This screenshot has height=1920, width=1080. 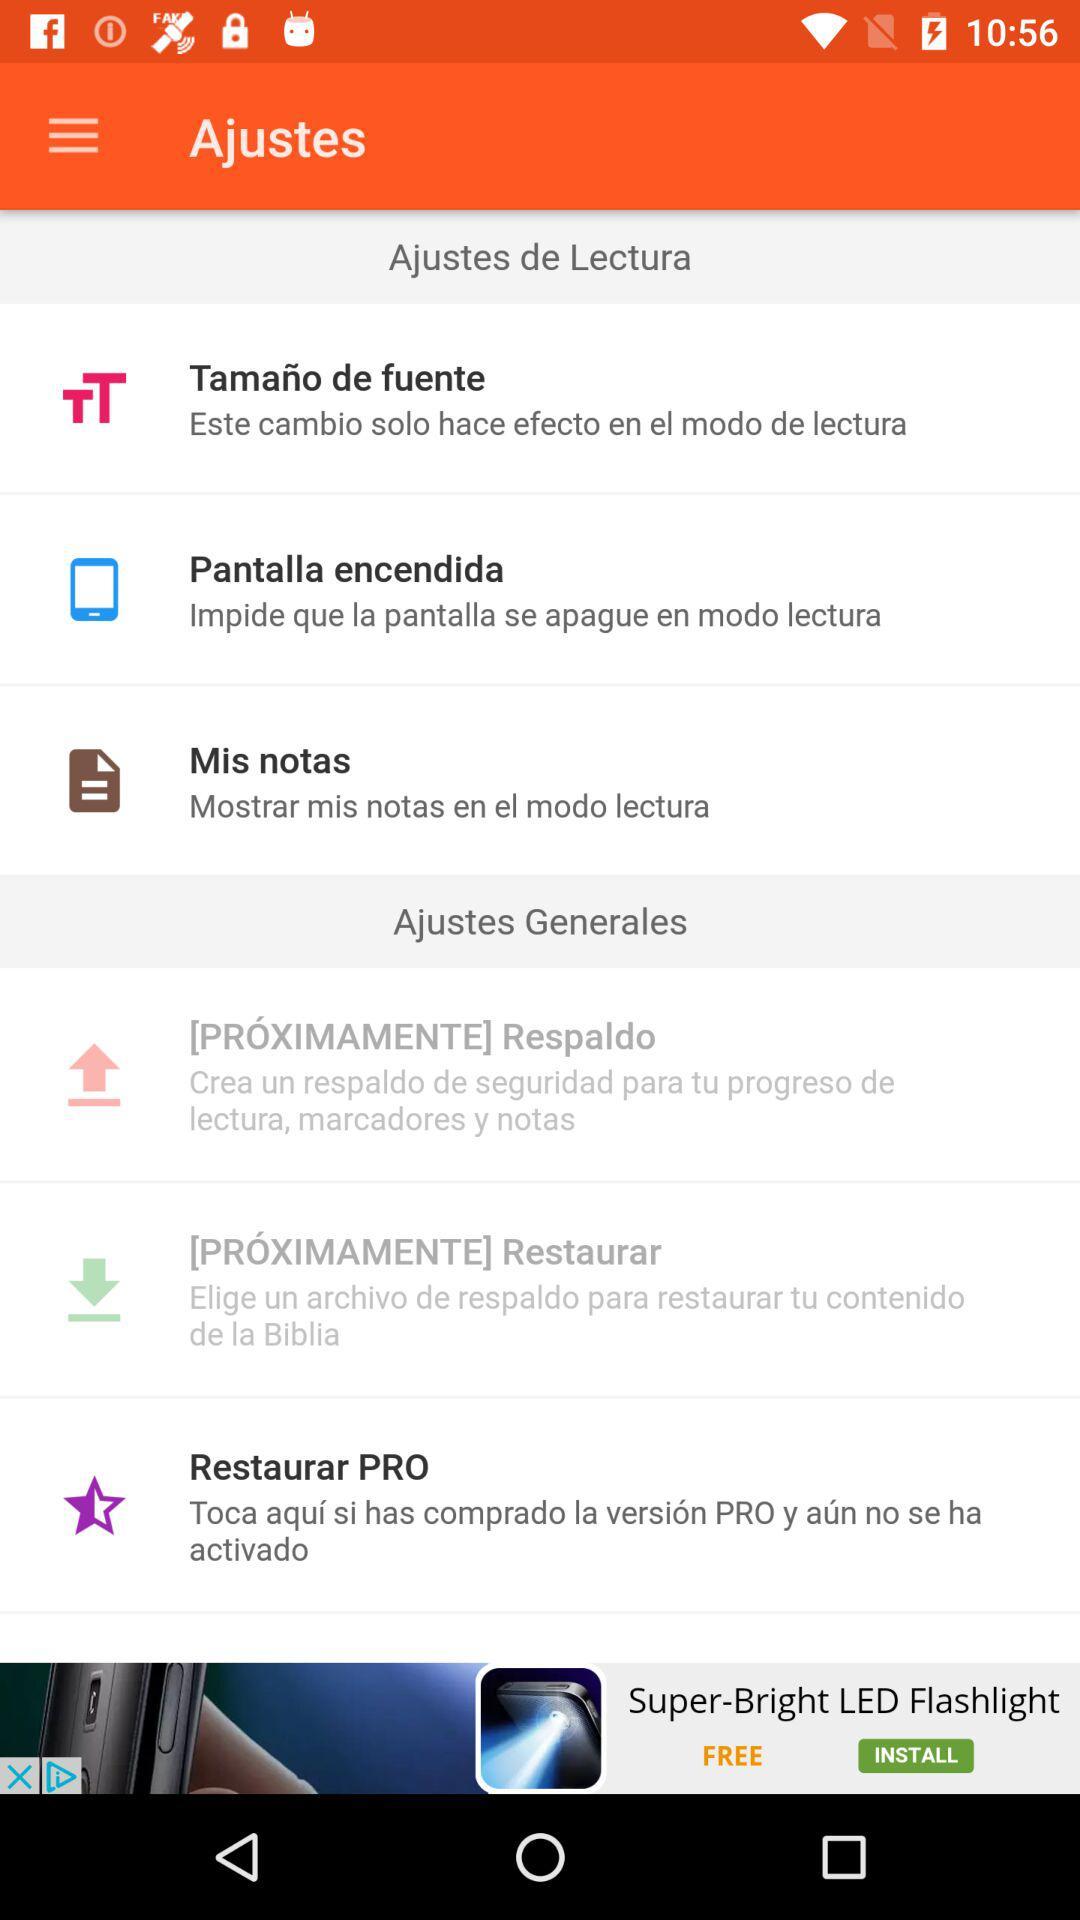 I want to click on restaurar pro, so click(x=309, y=1465).